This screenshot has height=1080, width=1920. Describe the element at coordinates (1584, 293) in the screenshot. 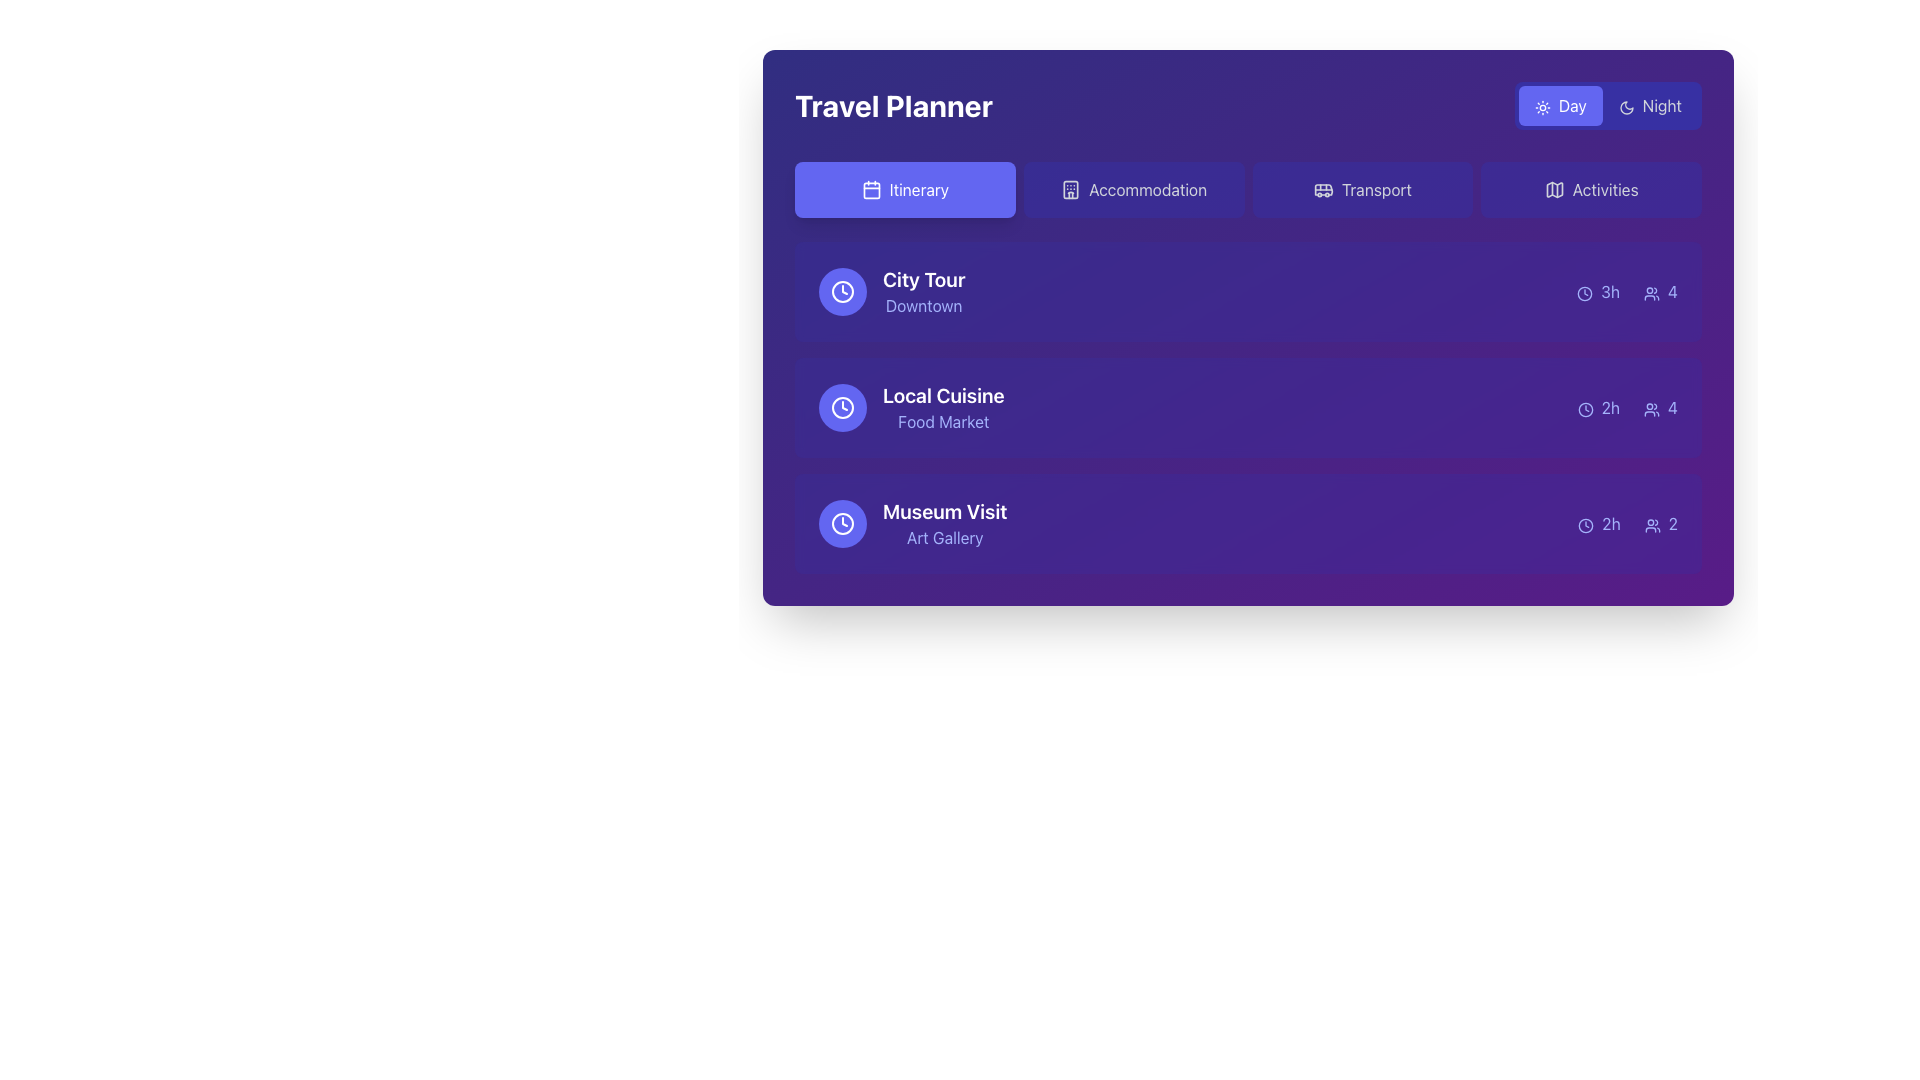

I see `the clock icon located to the left of the text '3h' in the second row of the item list within the 'Itinerary' tab of the 'Travel Planner' section` at that location.